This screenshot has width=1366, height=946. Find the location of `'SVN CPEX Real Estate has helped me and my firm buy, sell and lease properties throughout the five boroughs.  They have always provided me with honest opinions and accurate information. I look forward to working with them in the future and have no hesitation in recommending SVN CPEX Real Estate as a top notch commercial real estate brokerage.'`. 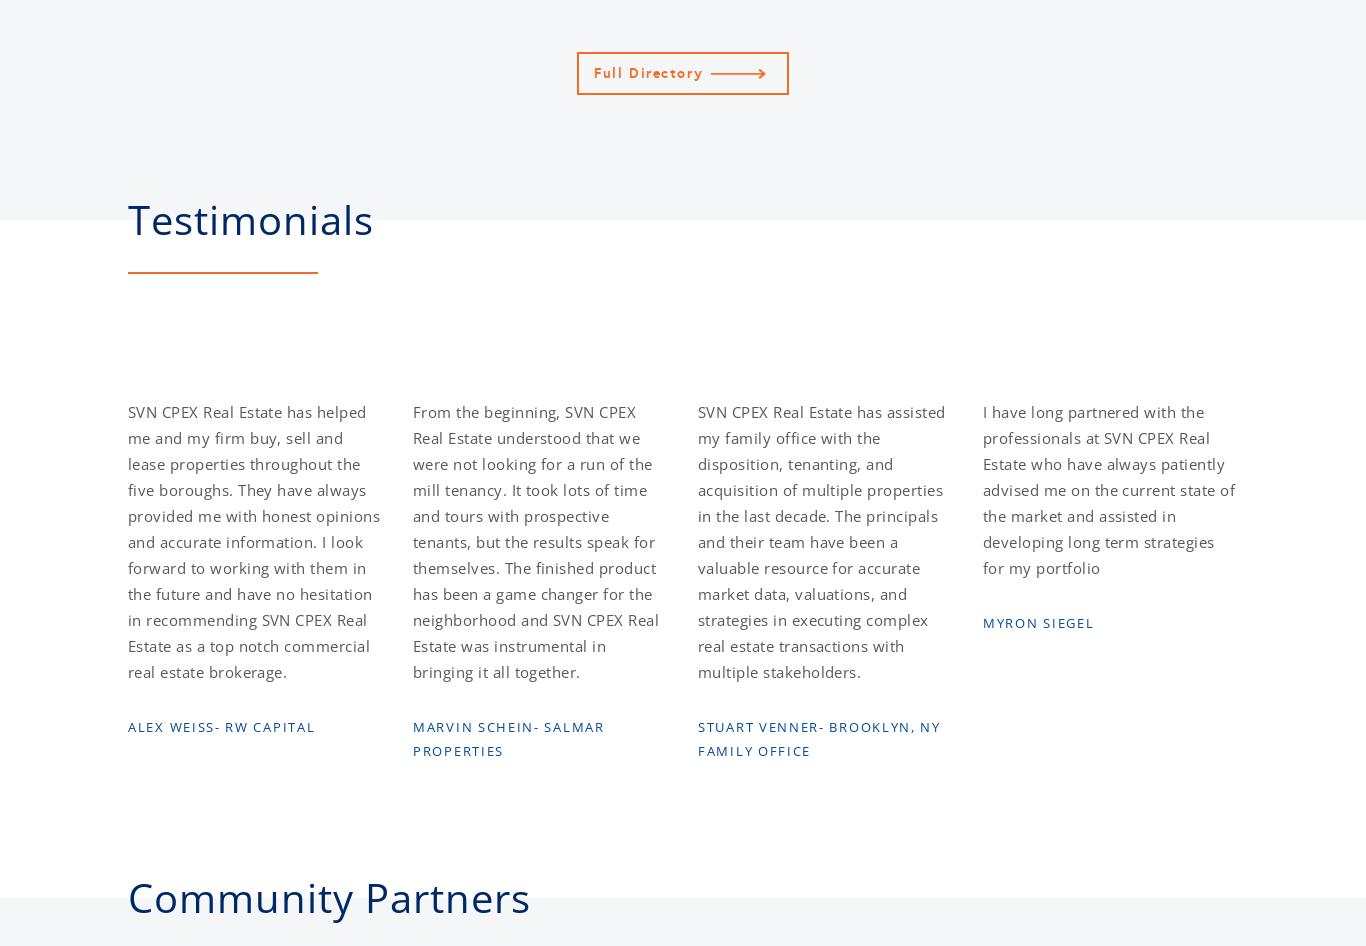

'SVN CPEX Real Estate has helped me and my firm buy, sell and lease properties throughout the five boroughs.  They have always provided me with honest opinions and accurate information. I look forward to working with them in the future and have no hesitation in recommending SVN CPEX Real Estate as a top notch commercial real estate brokerage.' is located at coordinates (253, 541).